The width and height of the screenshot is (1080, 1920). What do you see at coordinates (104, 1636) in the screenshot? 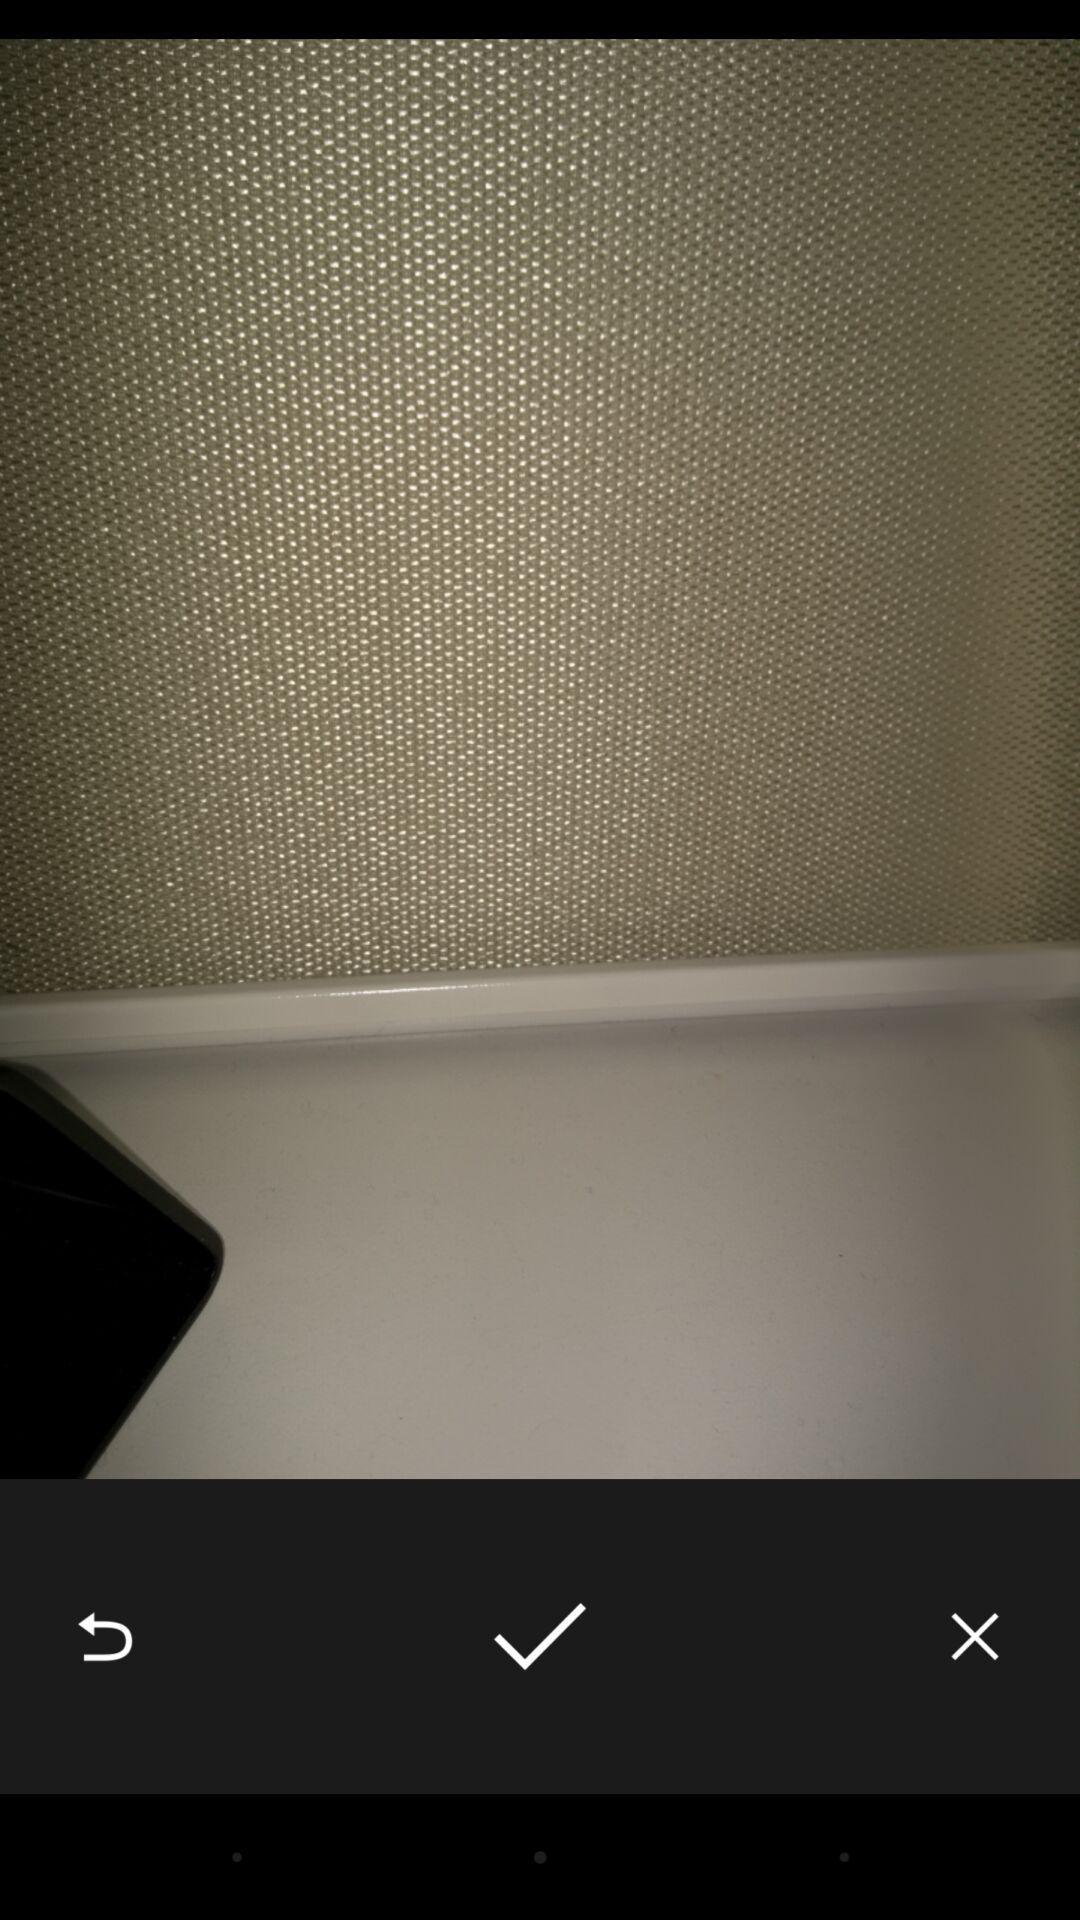
I see `the icon at the bottom left corner` at bounding box center [104, 1636].